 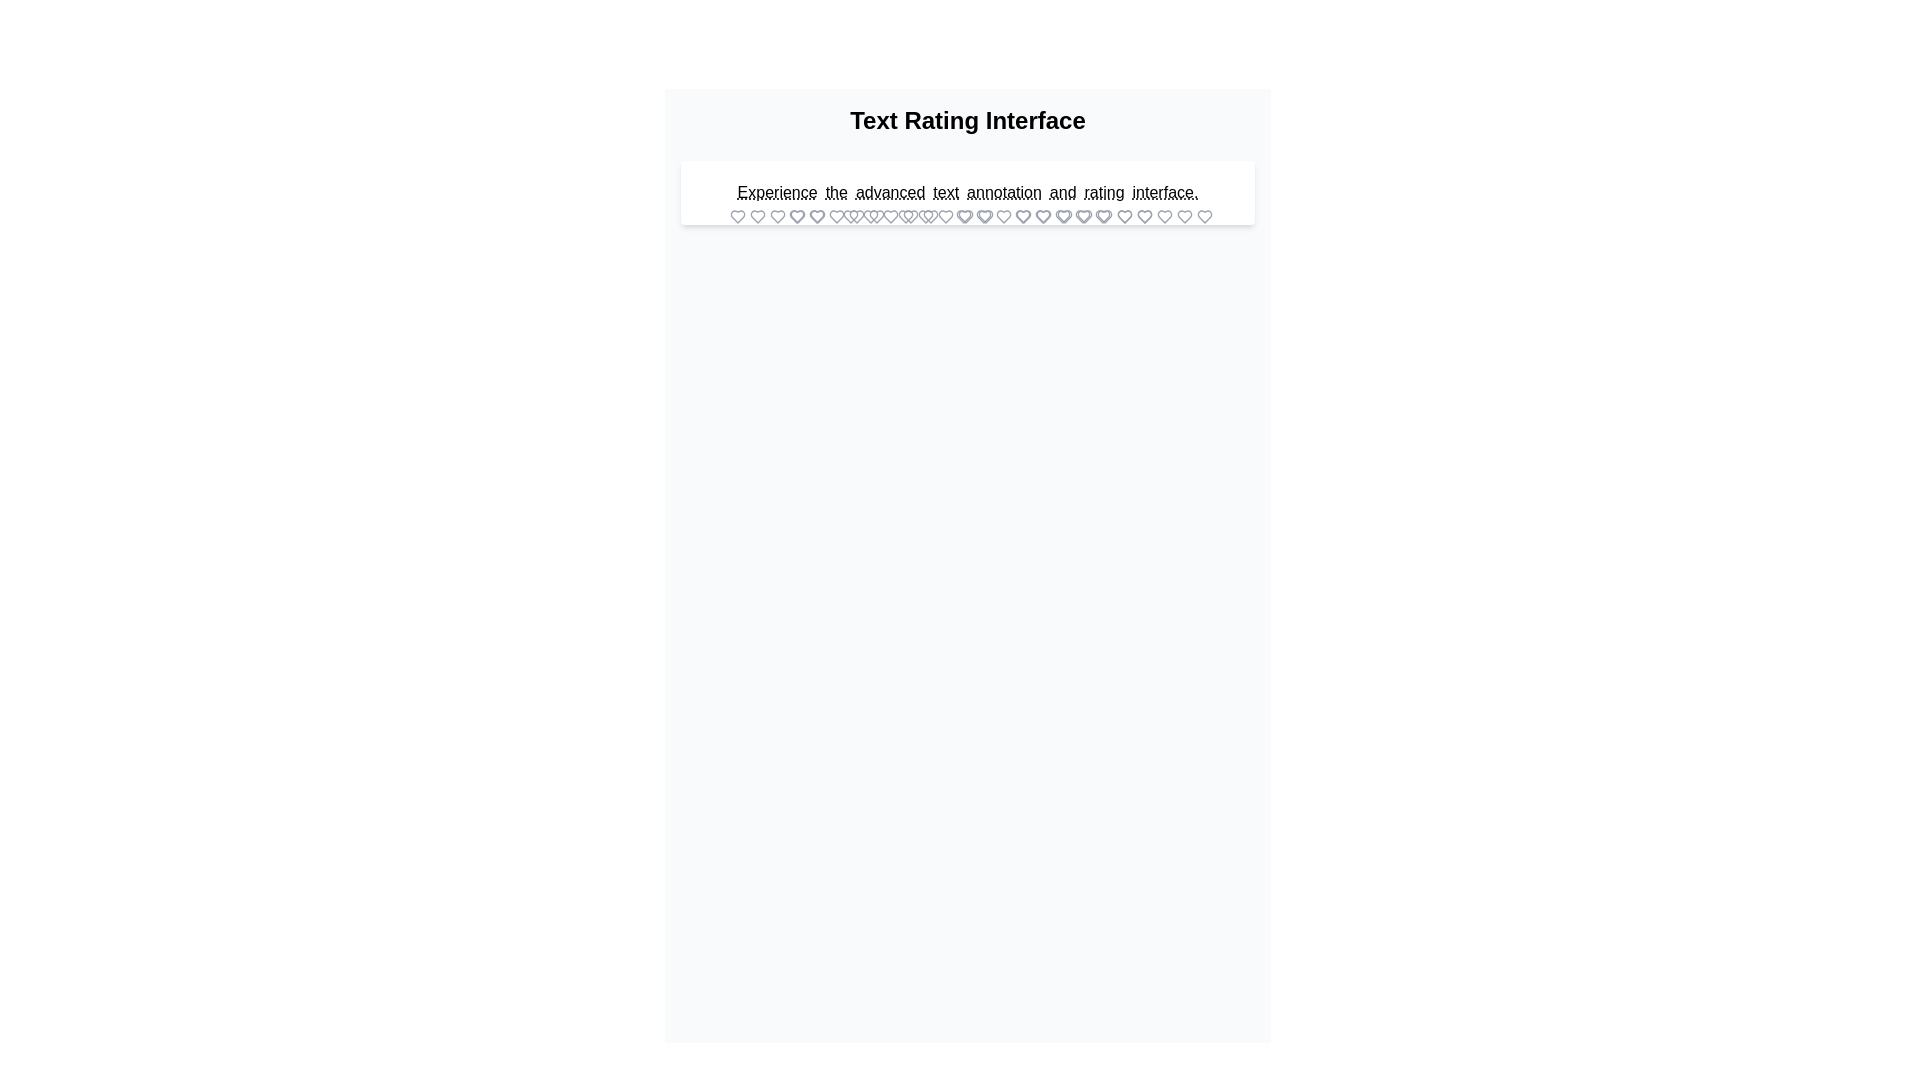 I want to click on the word interface. to select it for rating, so click(x=1165, y=192).